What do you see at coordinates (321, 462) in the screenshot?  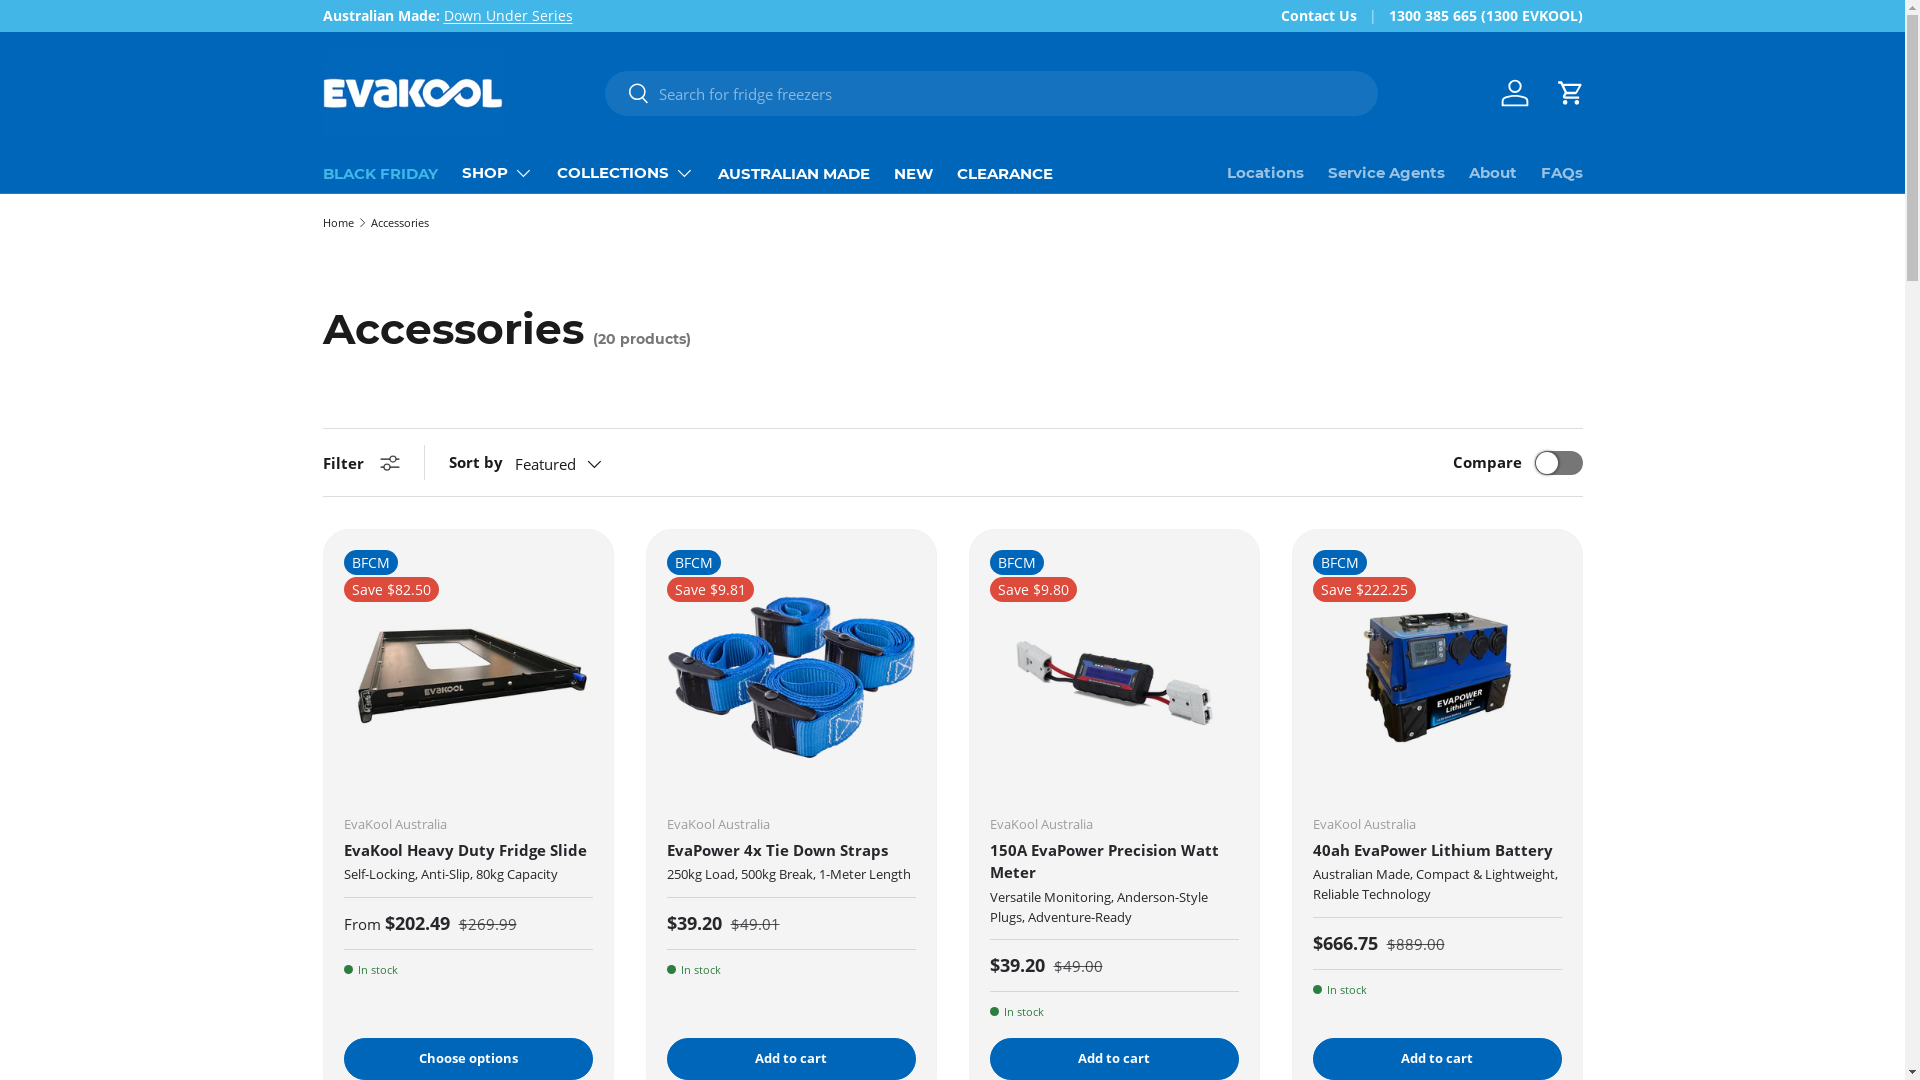 I see `'Filter'` at bounding box center [321, 462].